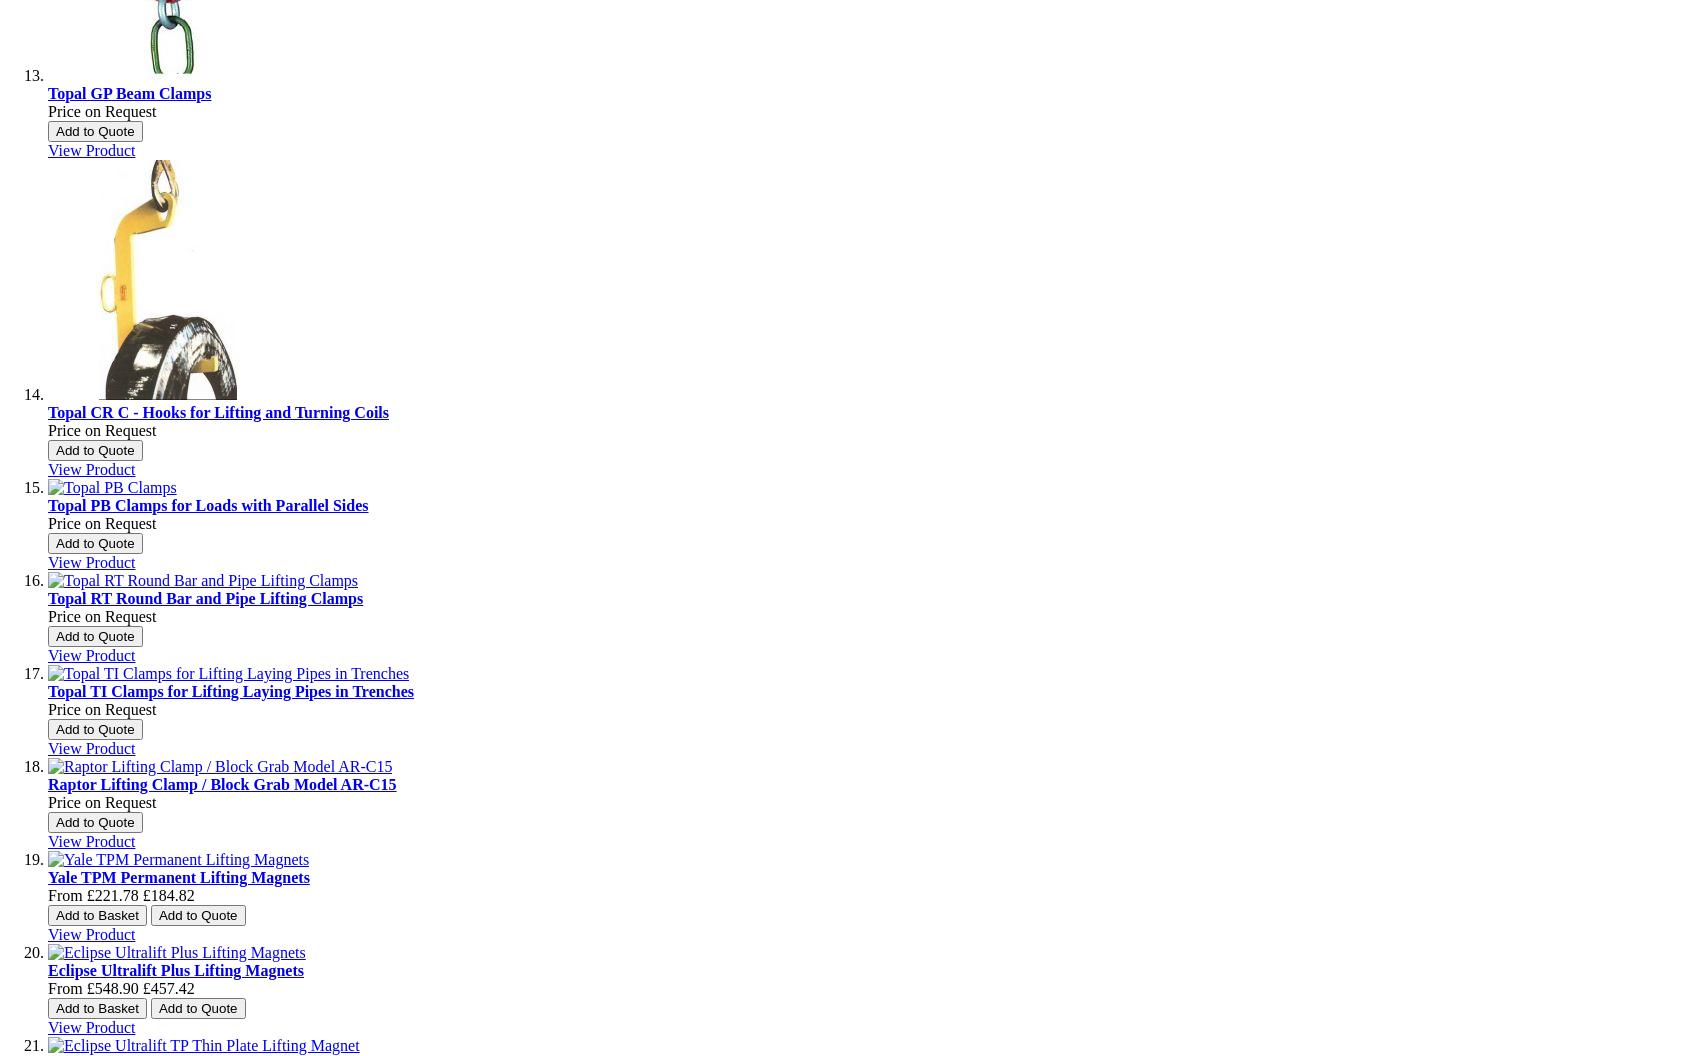 This screenshot has height=1056, width=1700. What do you see at coordinates (128, 92) in the screenshot?
I see `'Topal GP Beam Clamps'` at bounding box center [128, 92].